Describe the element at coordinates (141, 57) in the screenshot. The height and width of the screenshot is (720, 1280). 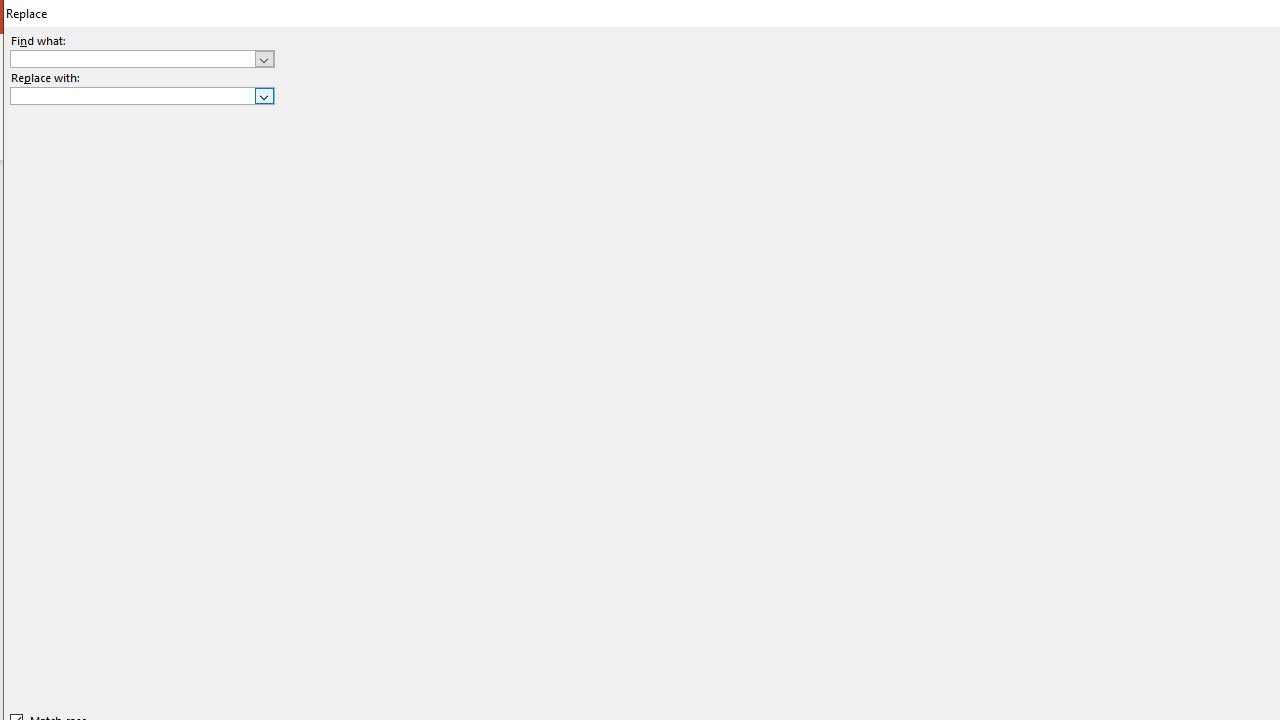
I see `'Find what'` at that location.